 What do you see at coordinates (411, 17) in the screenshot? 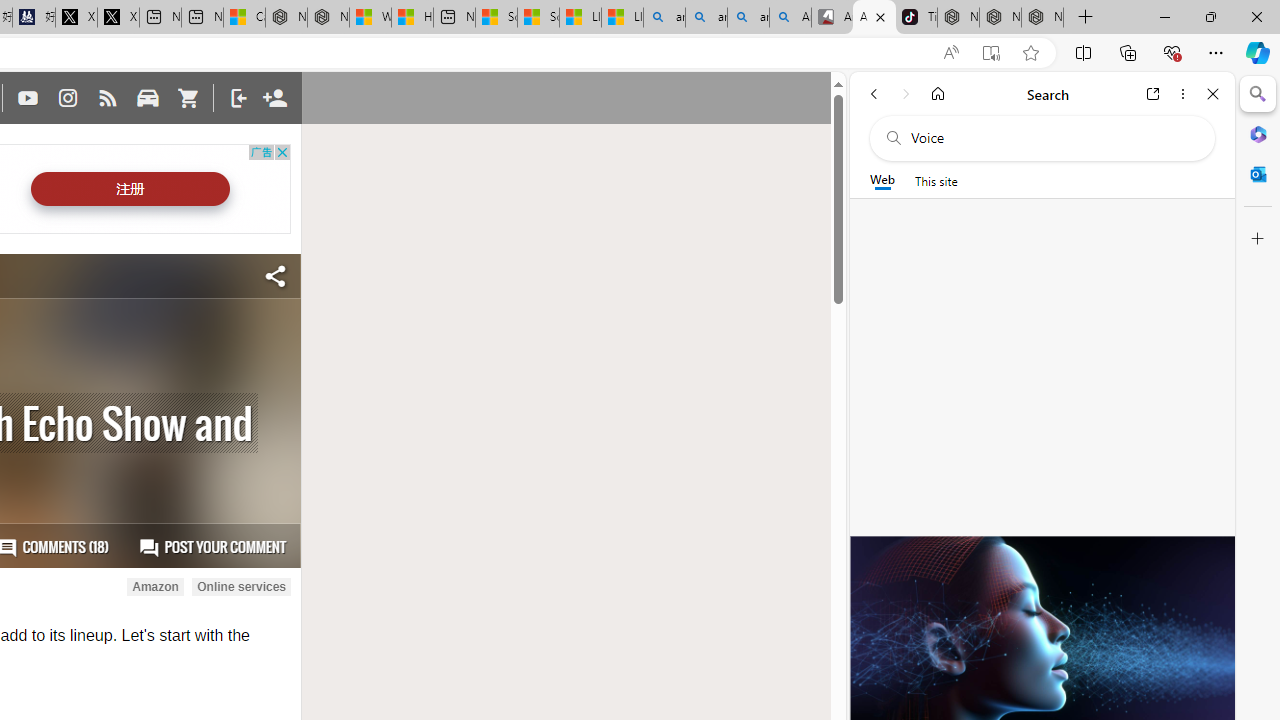
I see `'Huge shark washes ashore at New York City beach | Watch'` at bounding box center [411, 17].